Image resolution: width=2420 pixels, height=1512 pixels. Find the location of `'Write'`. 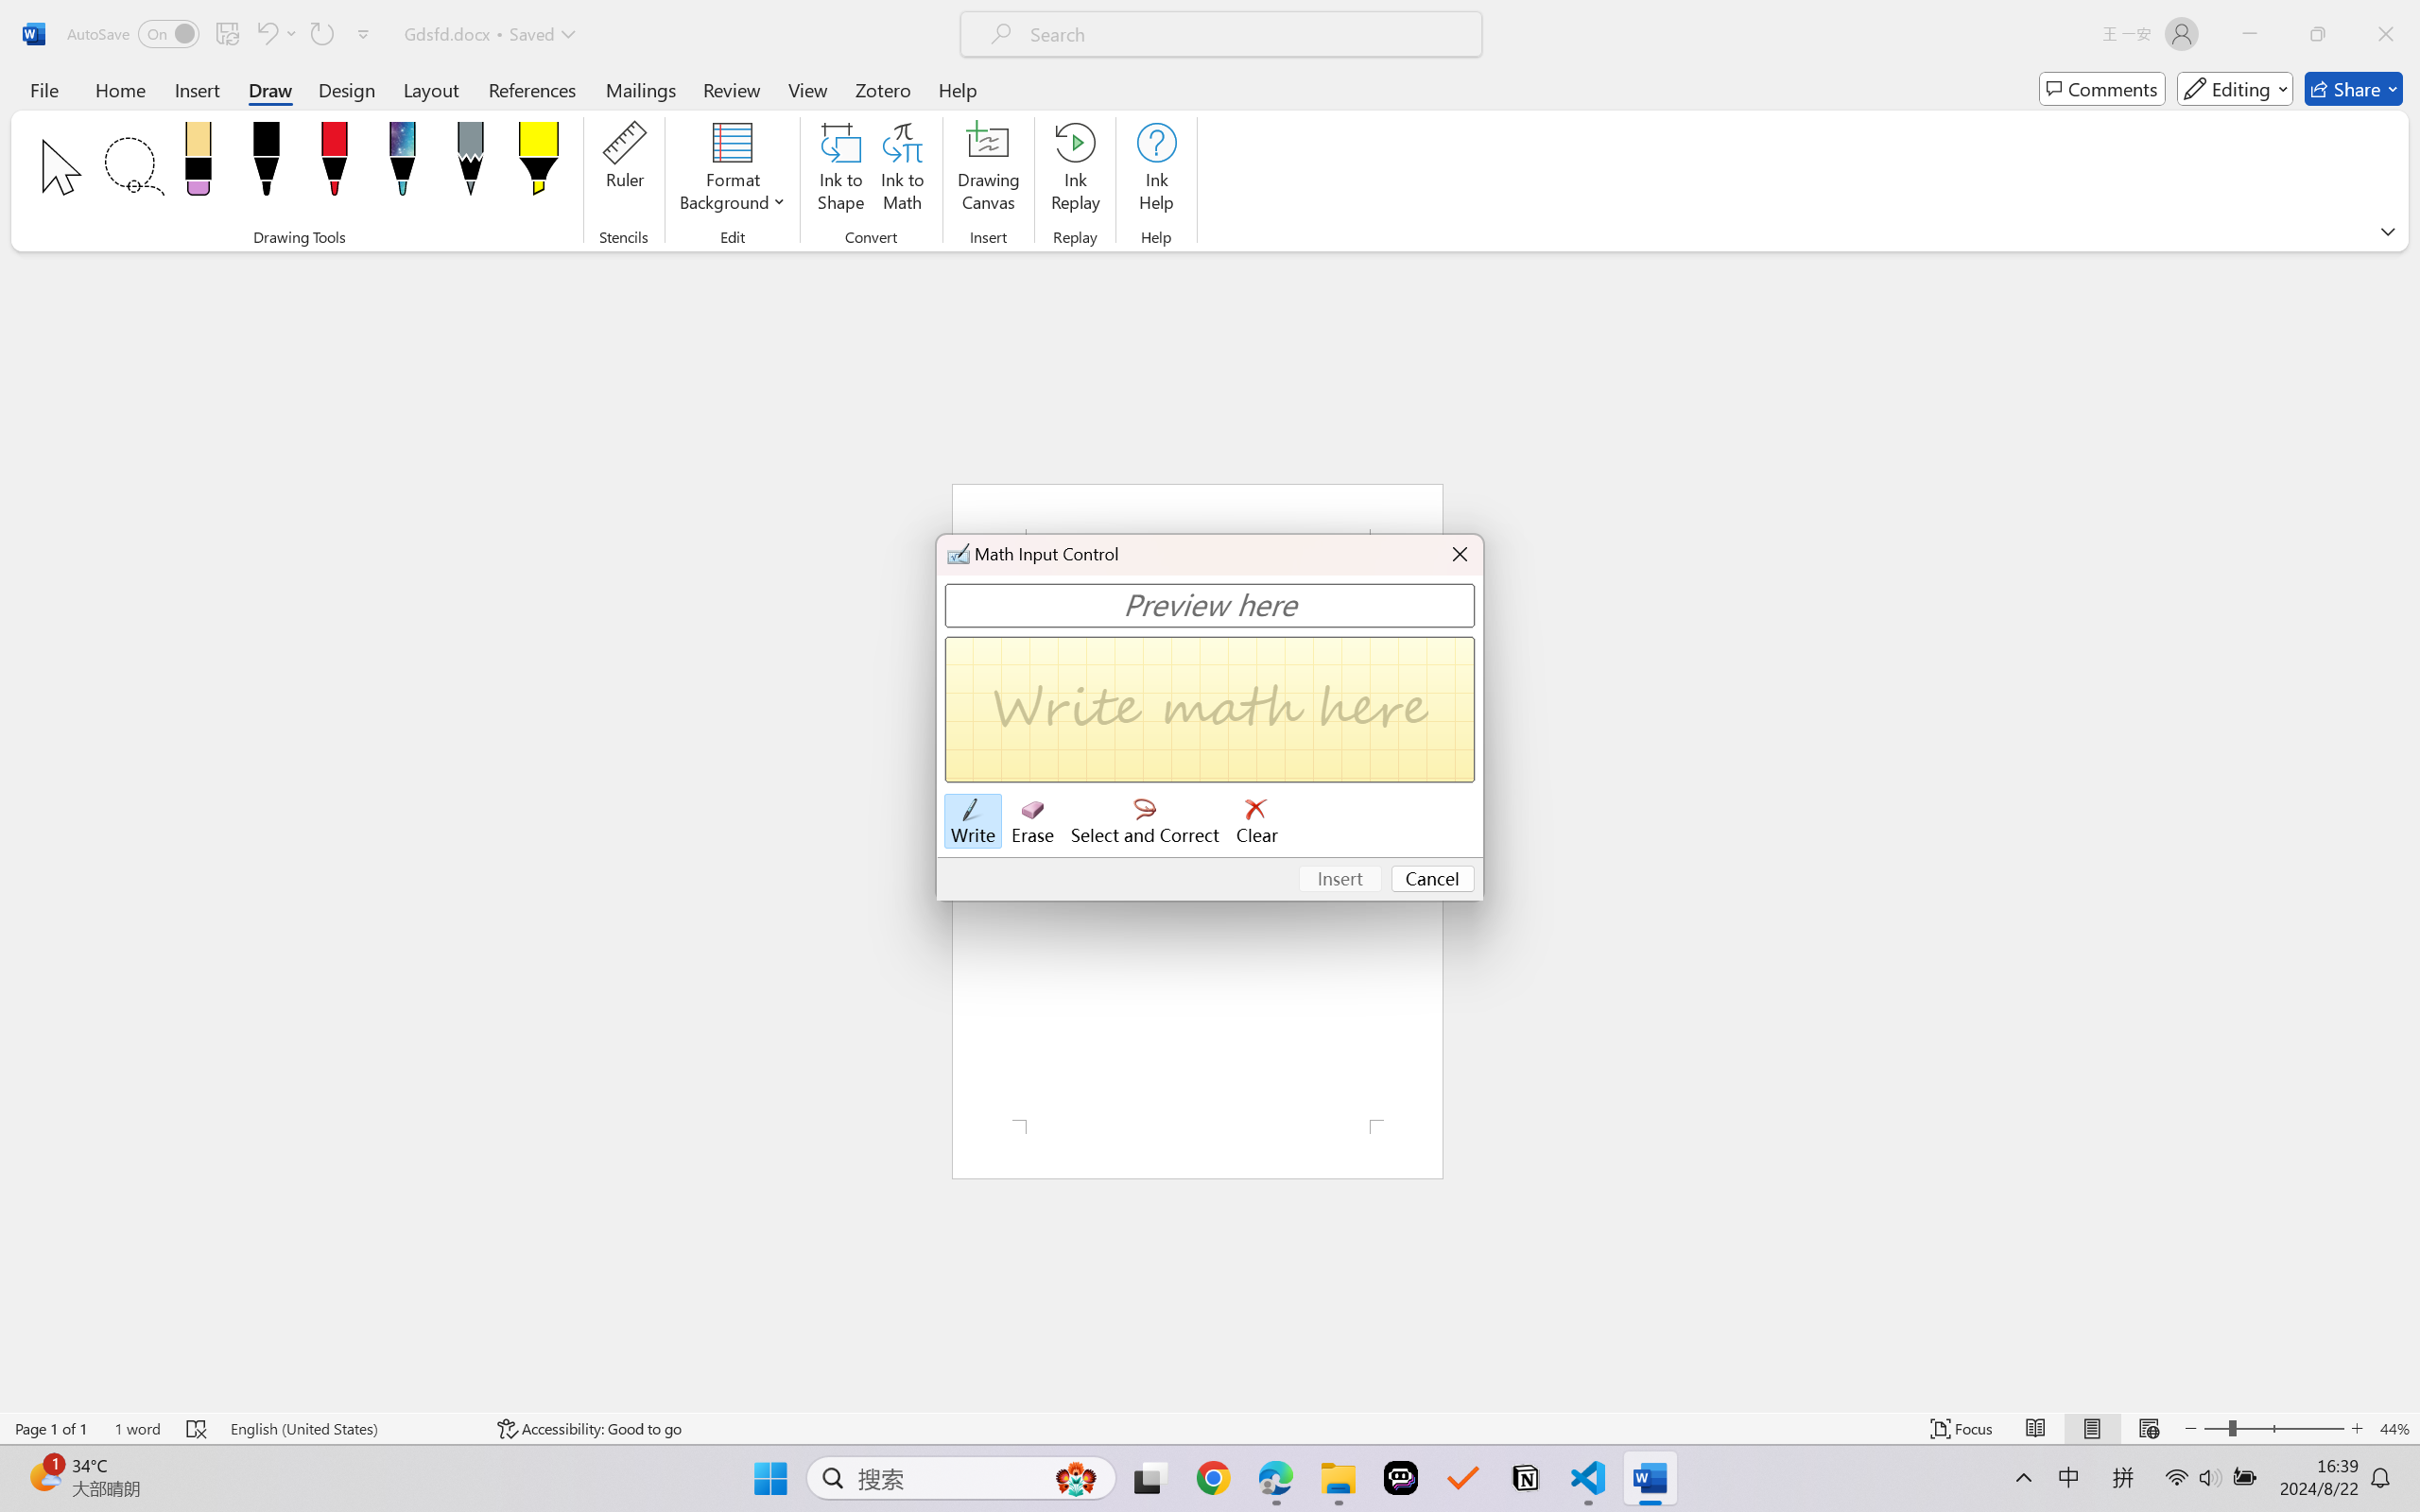

'Write' is located at coordinates (972, 820).